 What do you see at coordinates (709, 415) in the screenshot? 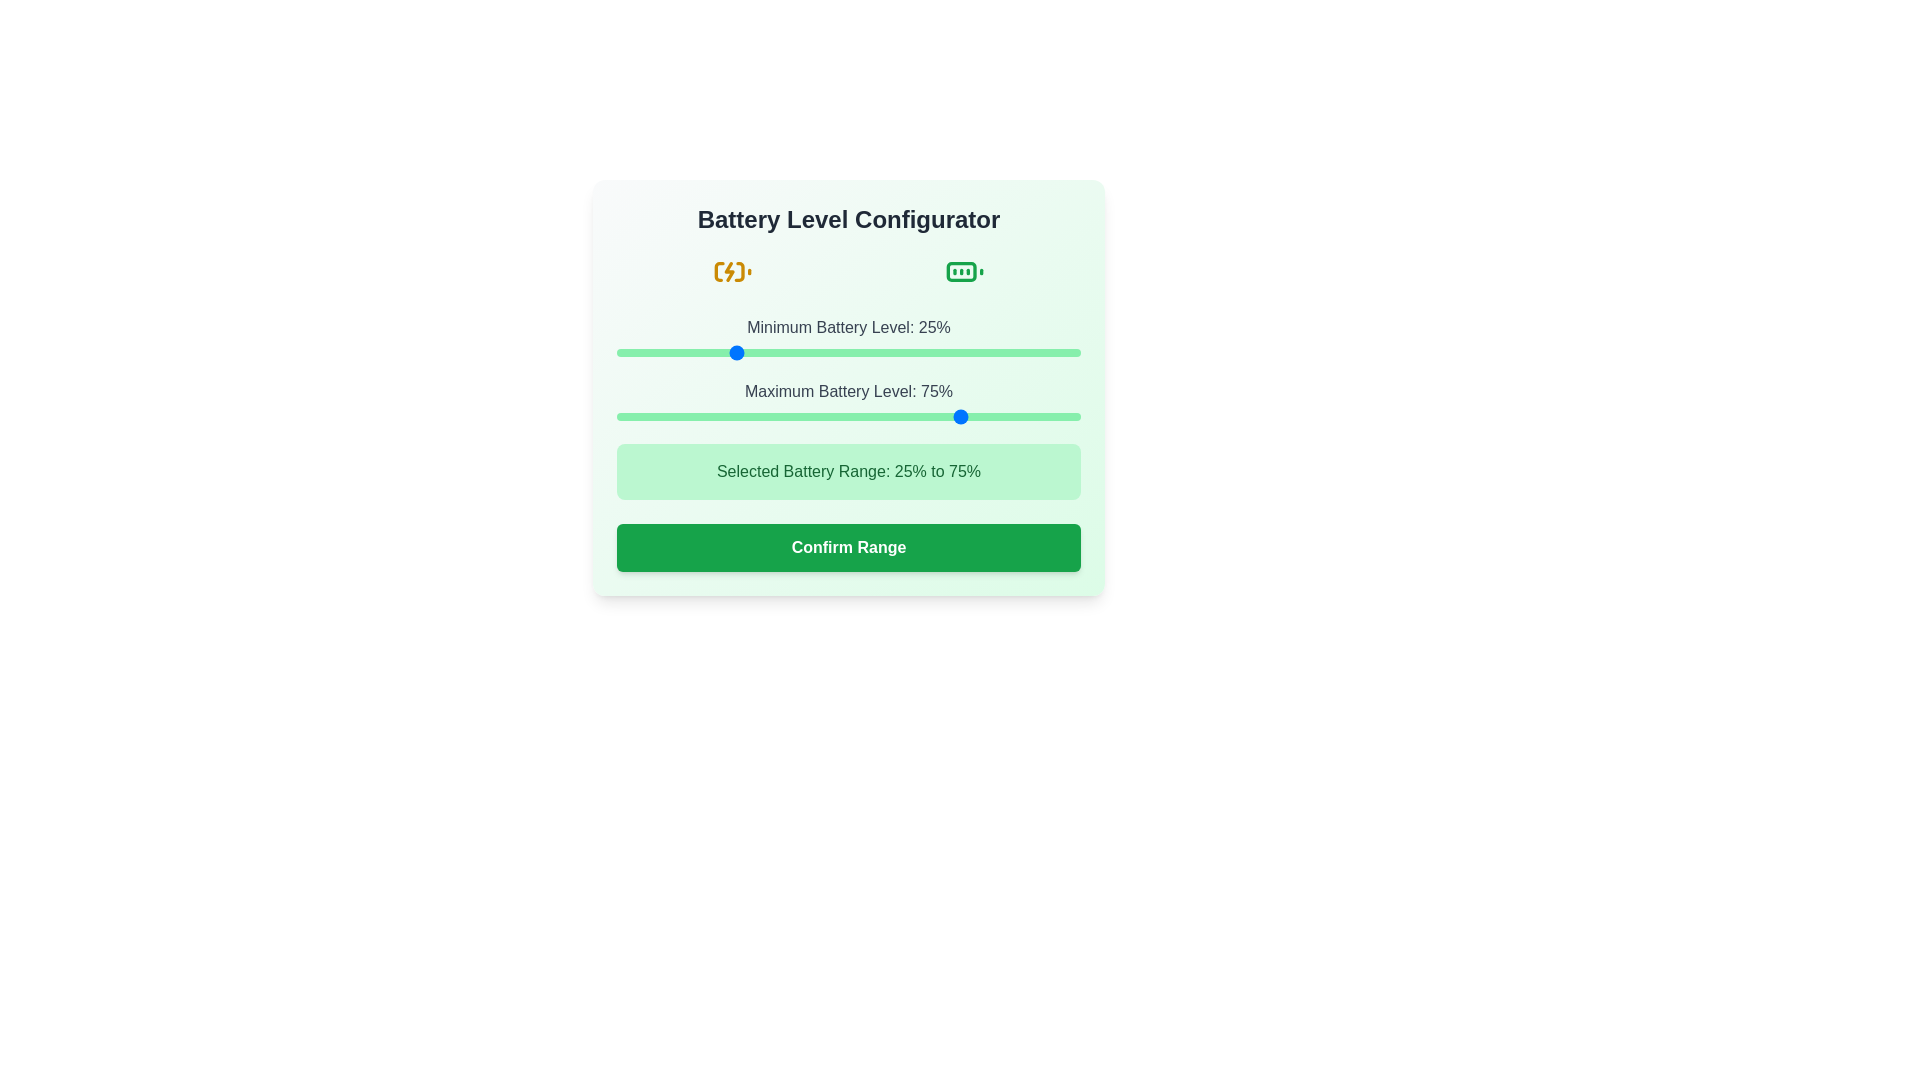
I see `the slider` at bounding box center [709, 415].